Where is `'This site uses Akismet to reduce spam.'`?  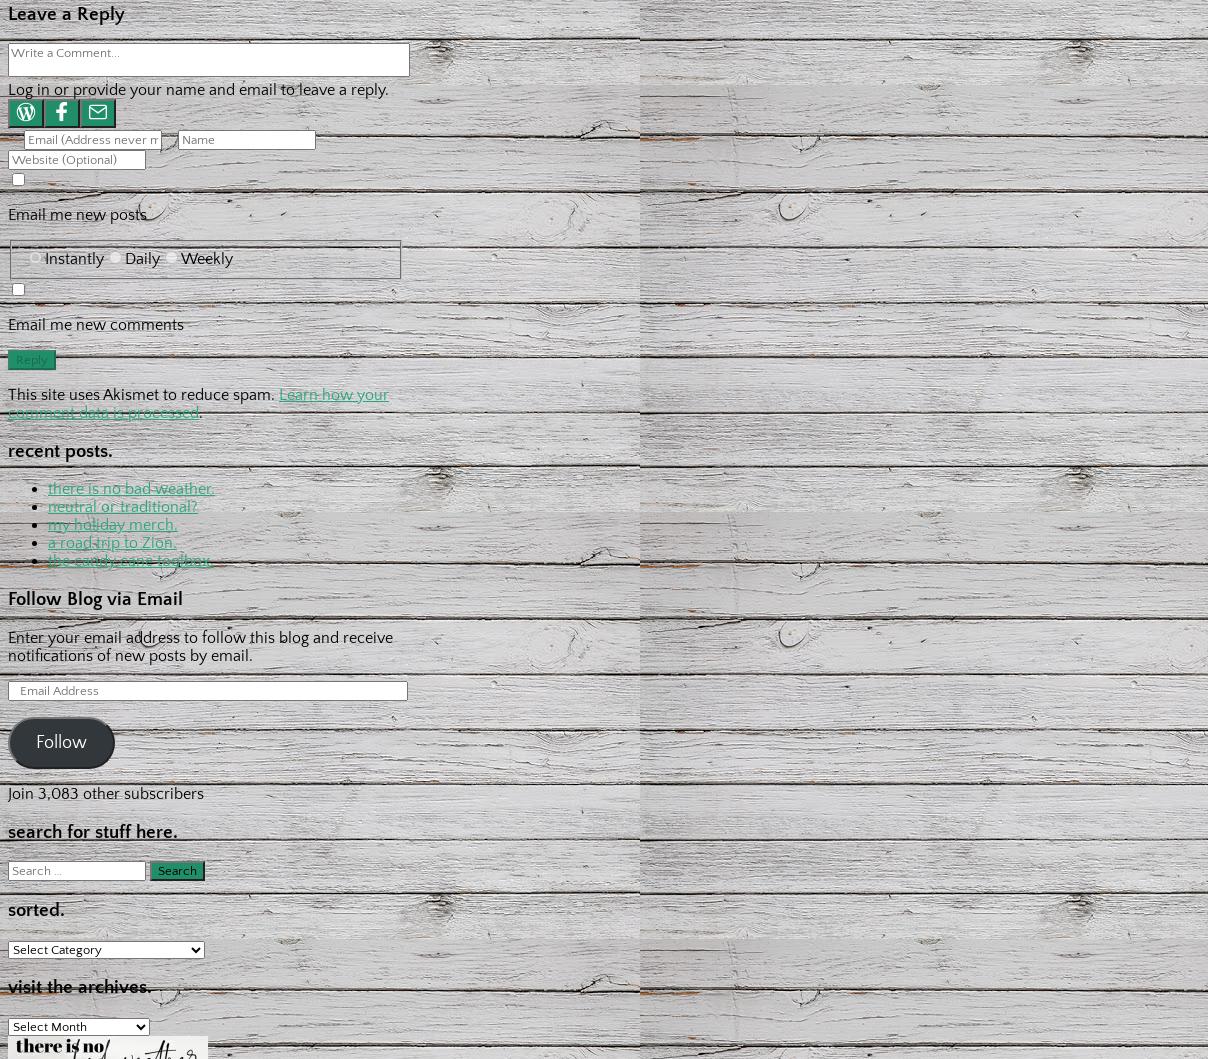 'This site uses Akismet to reduce spam.' is located at coordinates (142, 392).